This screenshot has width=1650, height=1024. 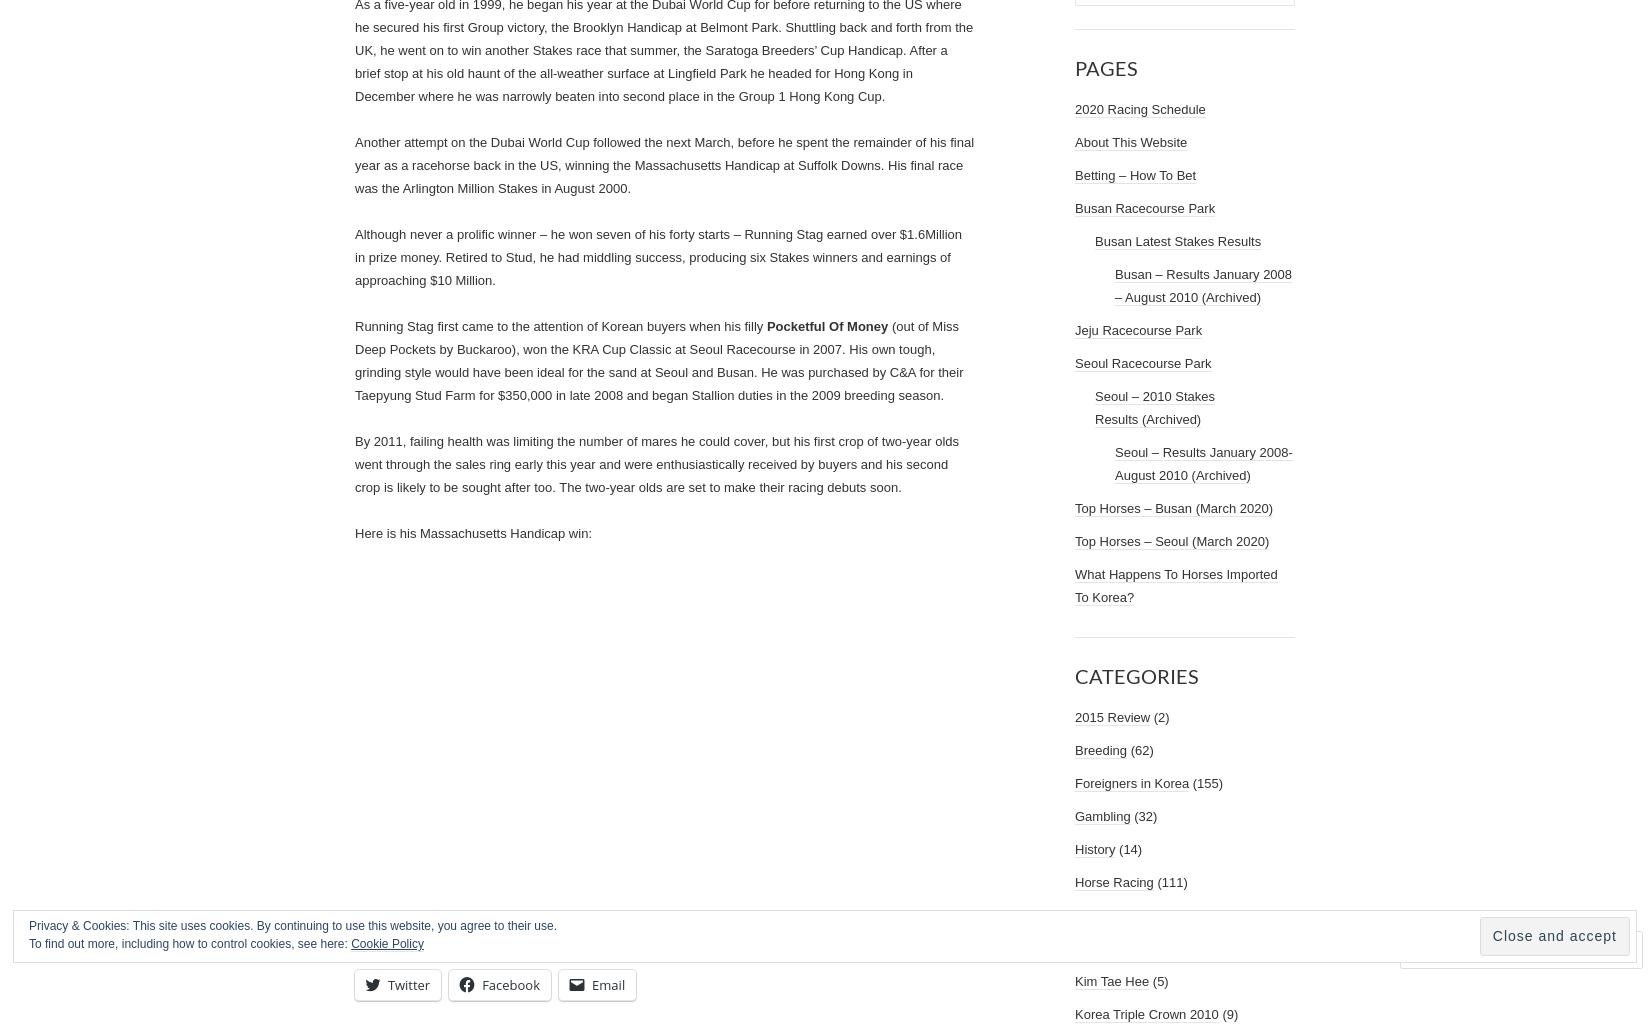 I want to click on 'Email', so click(x=607, y=982).